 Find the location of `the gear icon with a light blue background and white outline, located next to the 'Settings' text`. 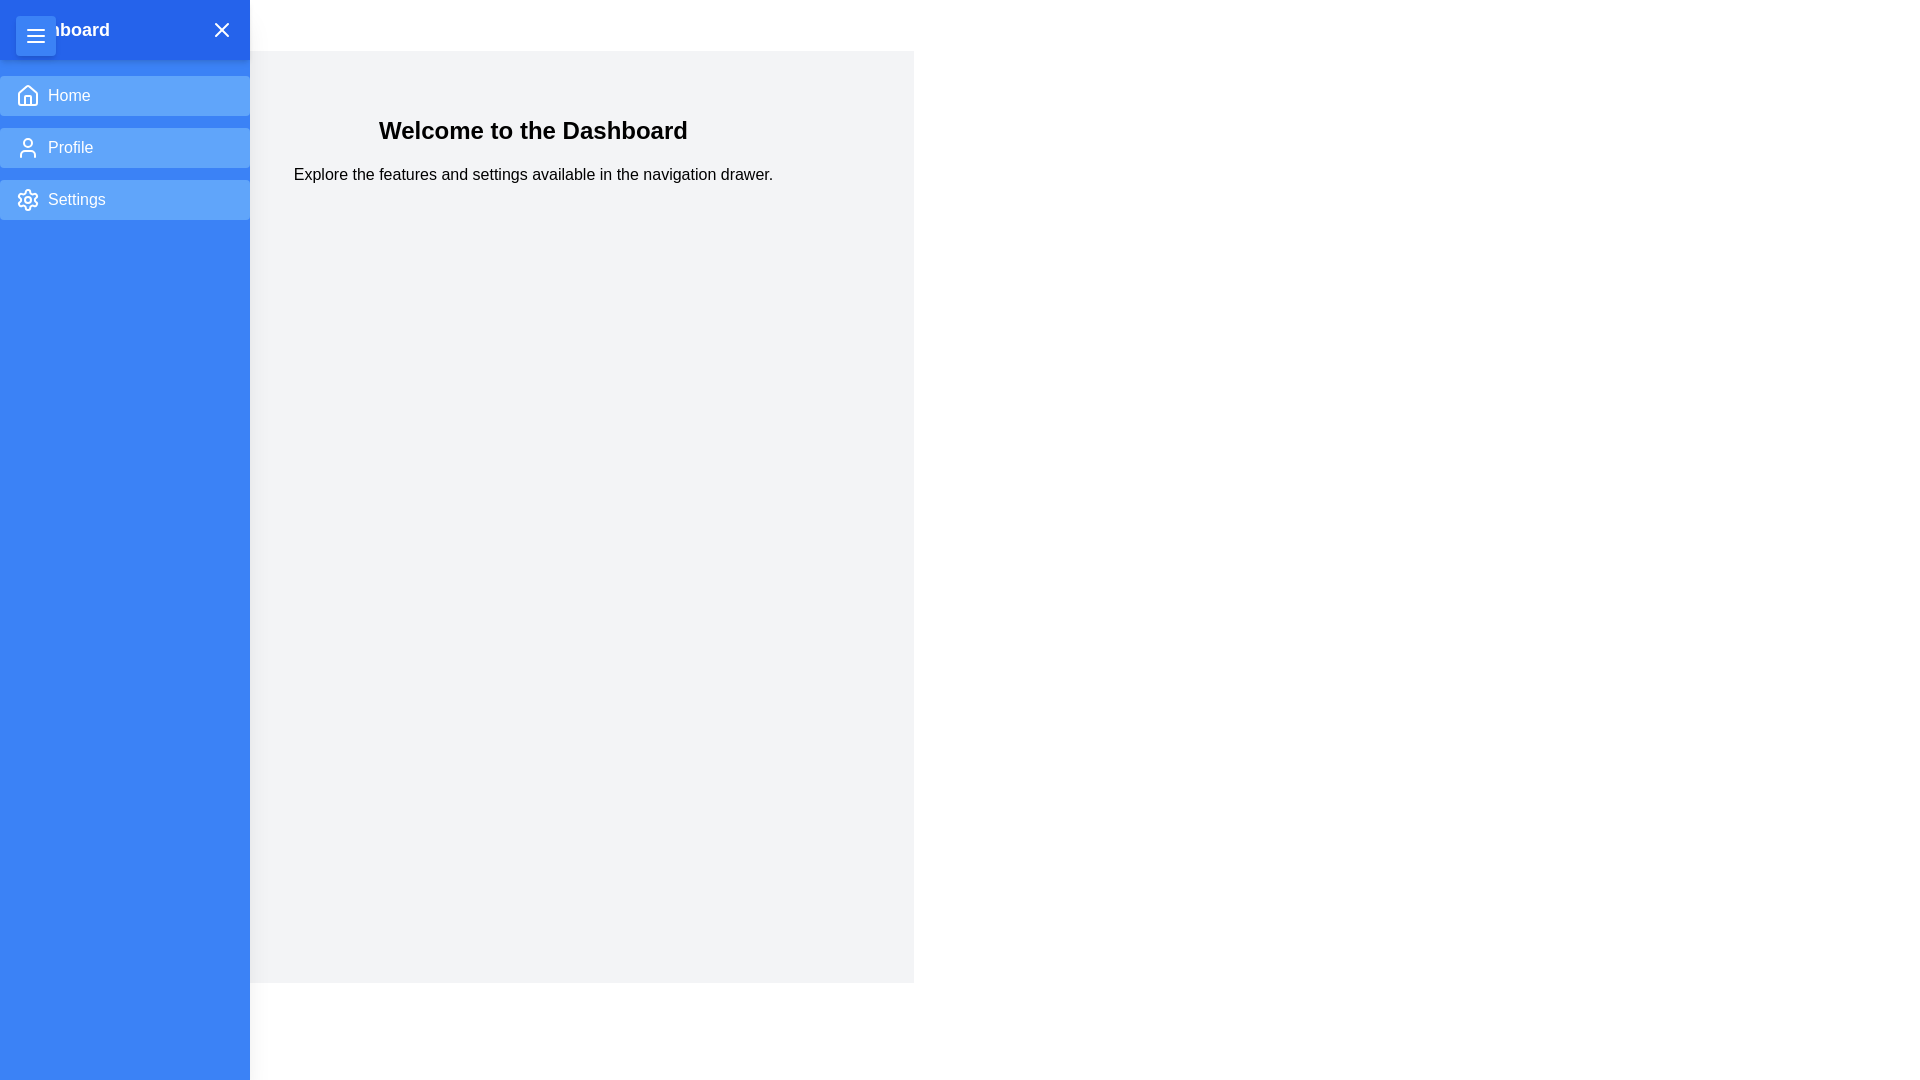

the gear icon with a light blue background and white outline, located next to the 'Settings' text is located at coordinates (28, 200).